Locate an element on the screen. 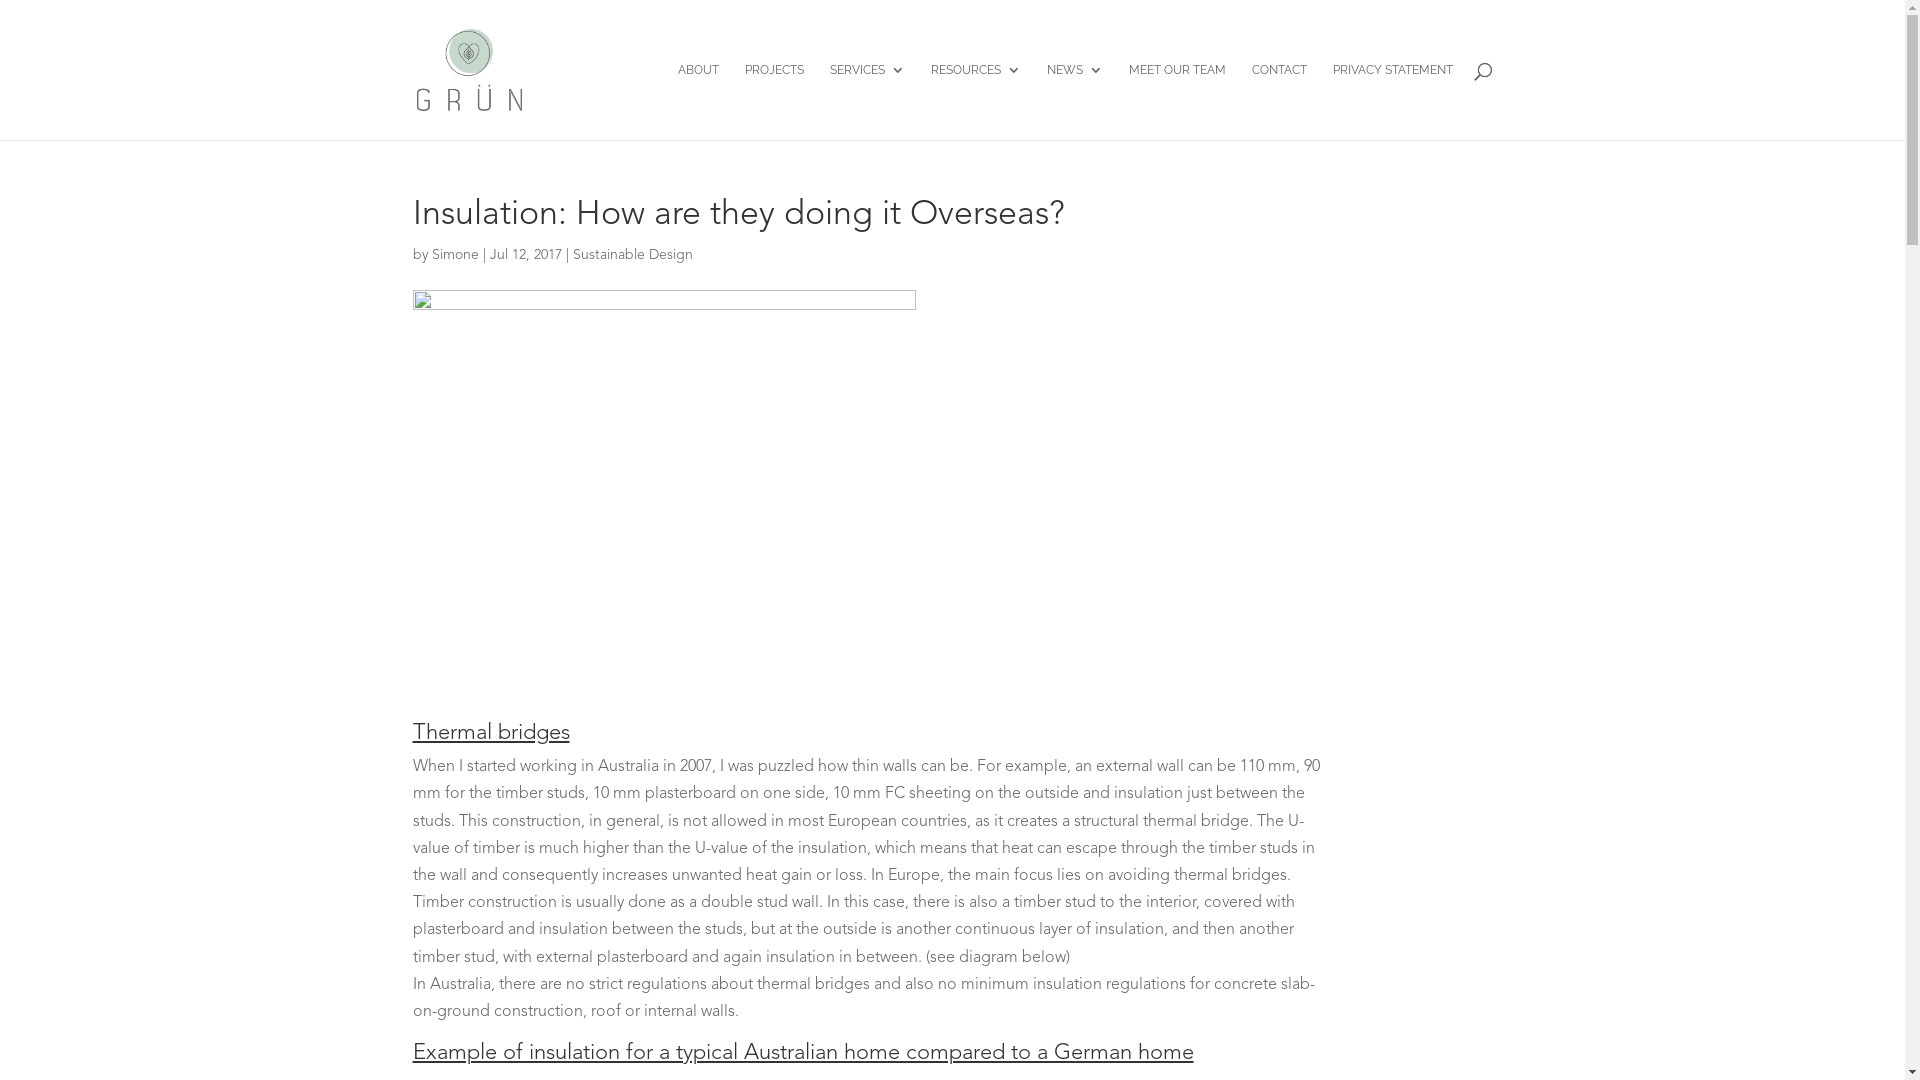  'PROJECTS' is located at coordinates (772, 101).